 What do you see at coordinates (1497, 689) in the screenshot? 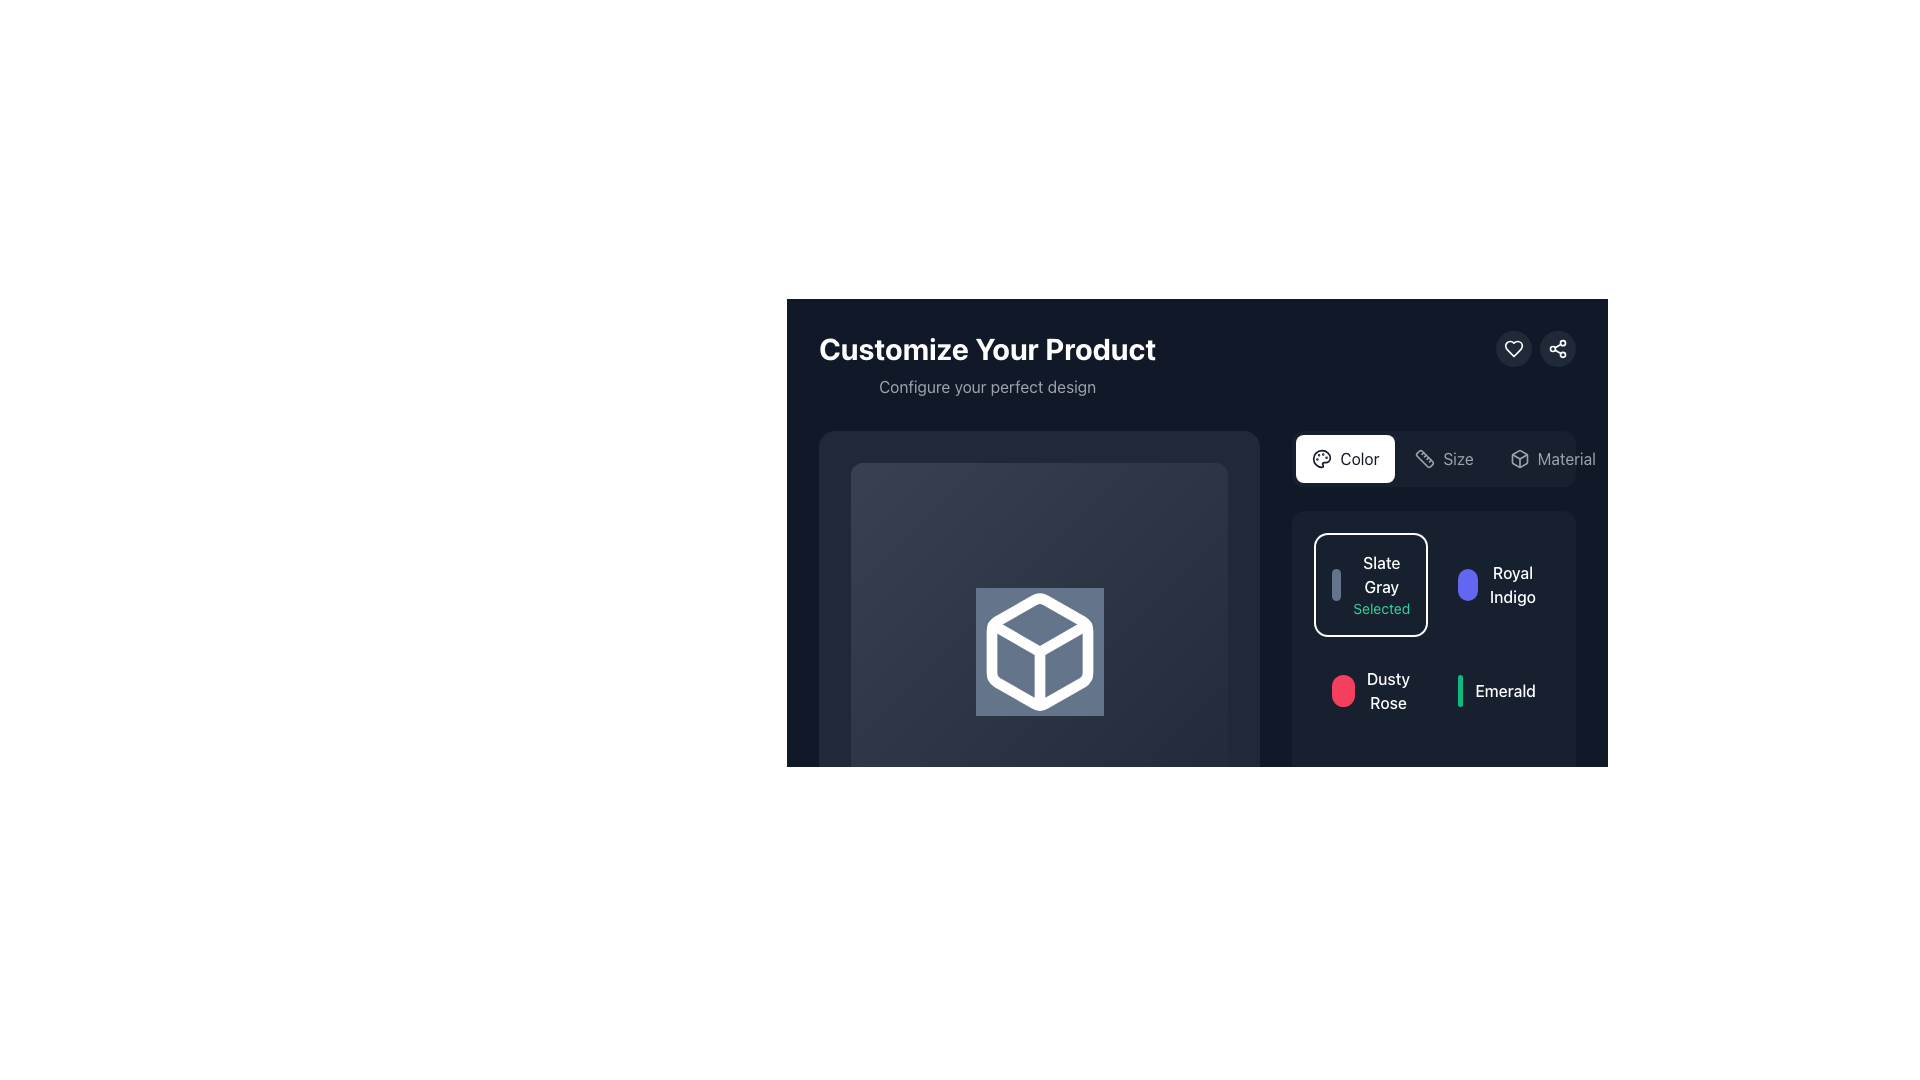
I see `the 'Emerald' button, which features white text and a green circular icon` at bounding box center [1497, 689].